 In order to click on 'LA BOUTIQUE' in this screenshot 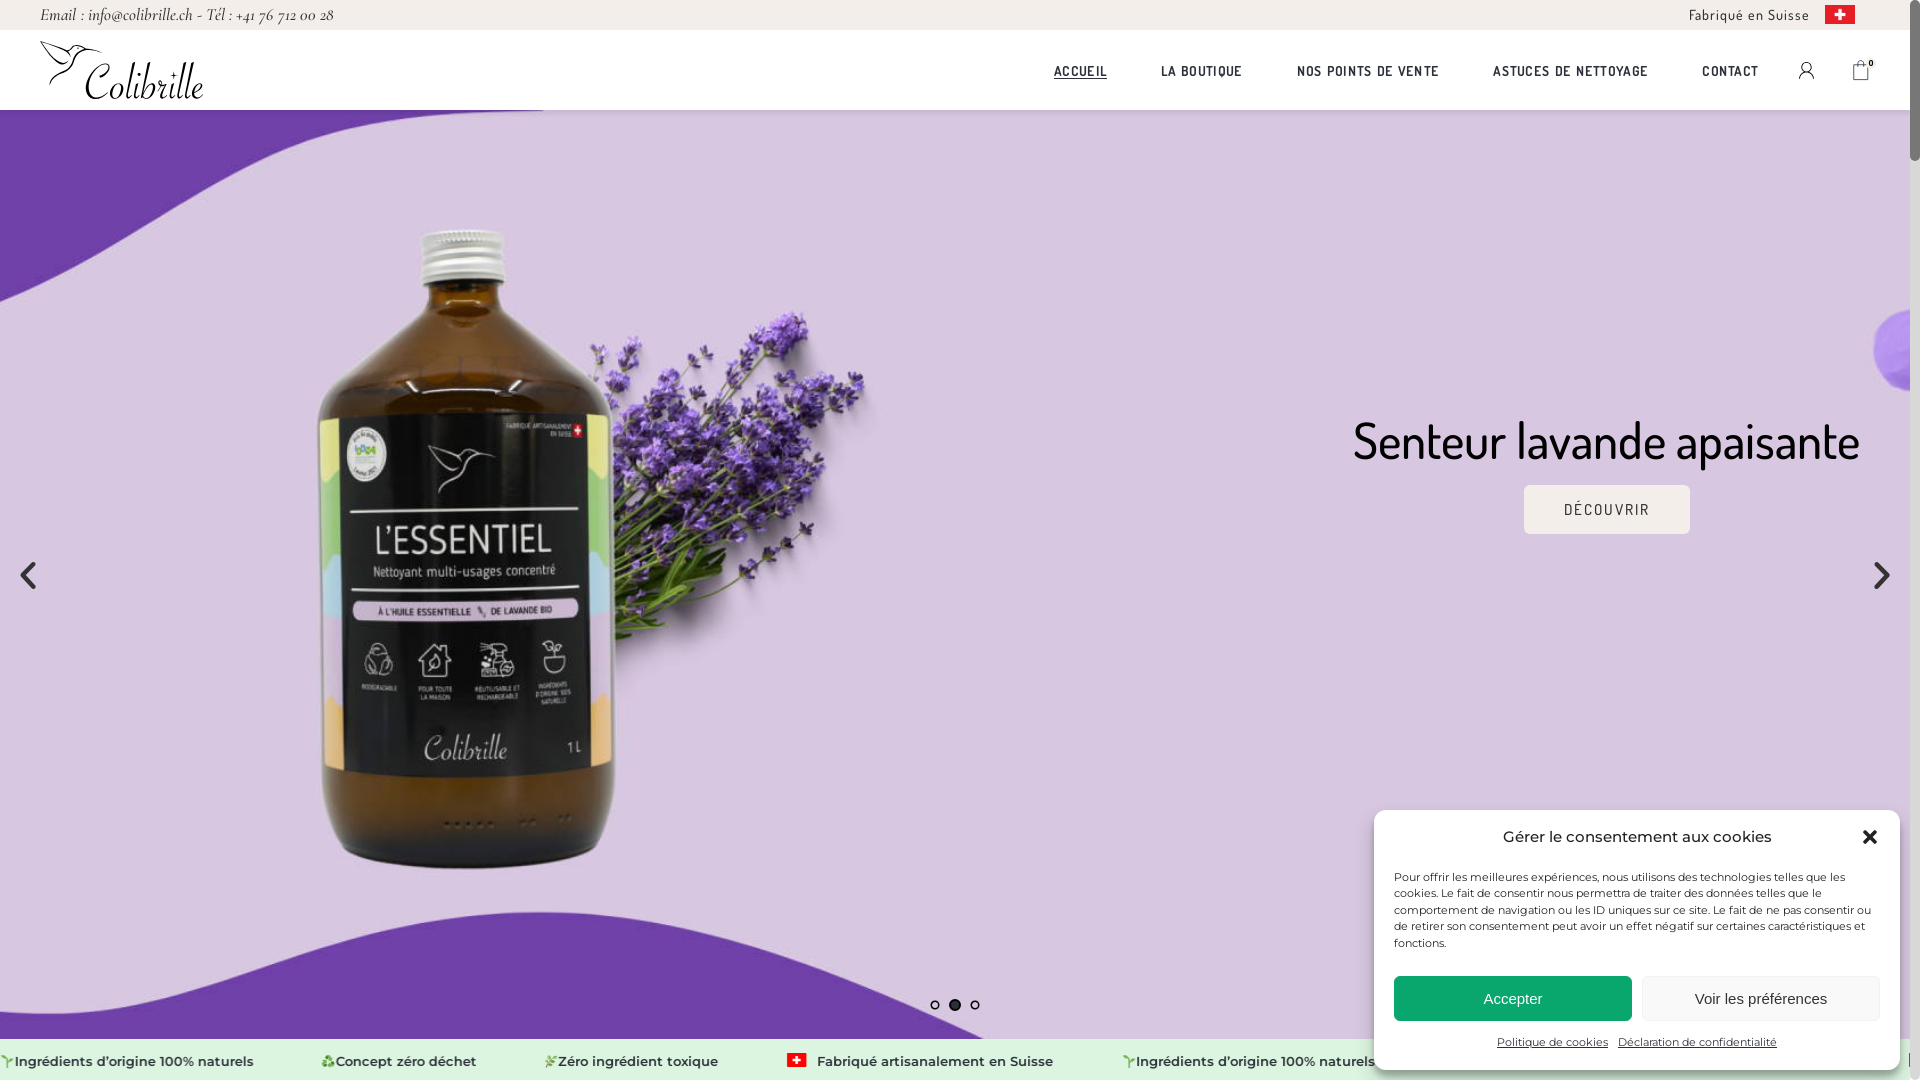, I will do `click(1161, 68)`.